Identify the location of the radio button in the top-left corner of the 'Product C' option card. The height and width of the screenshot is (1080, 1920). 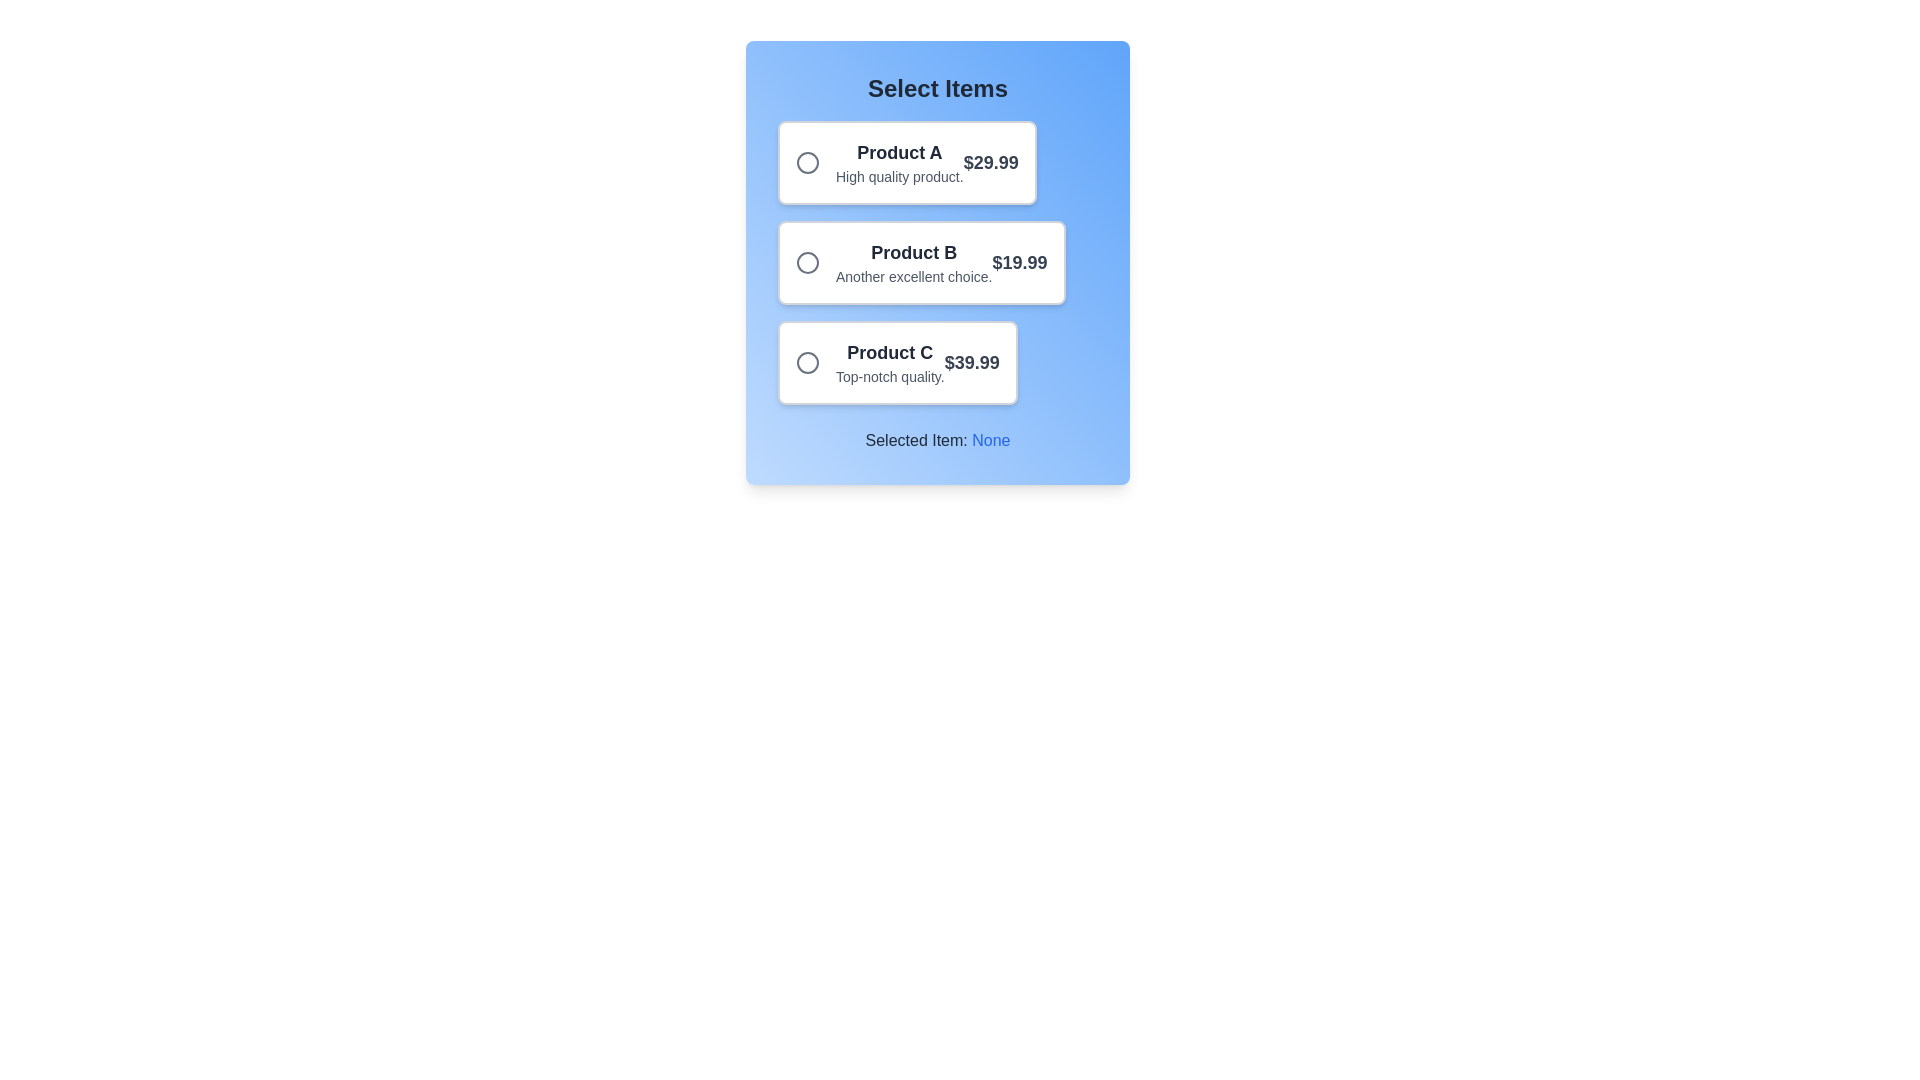
(816, 362).